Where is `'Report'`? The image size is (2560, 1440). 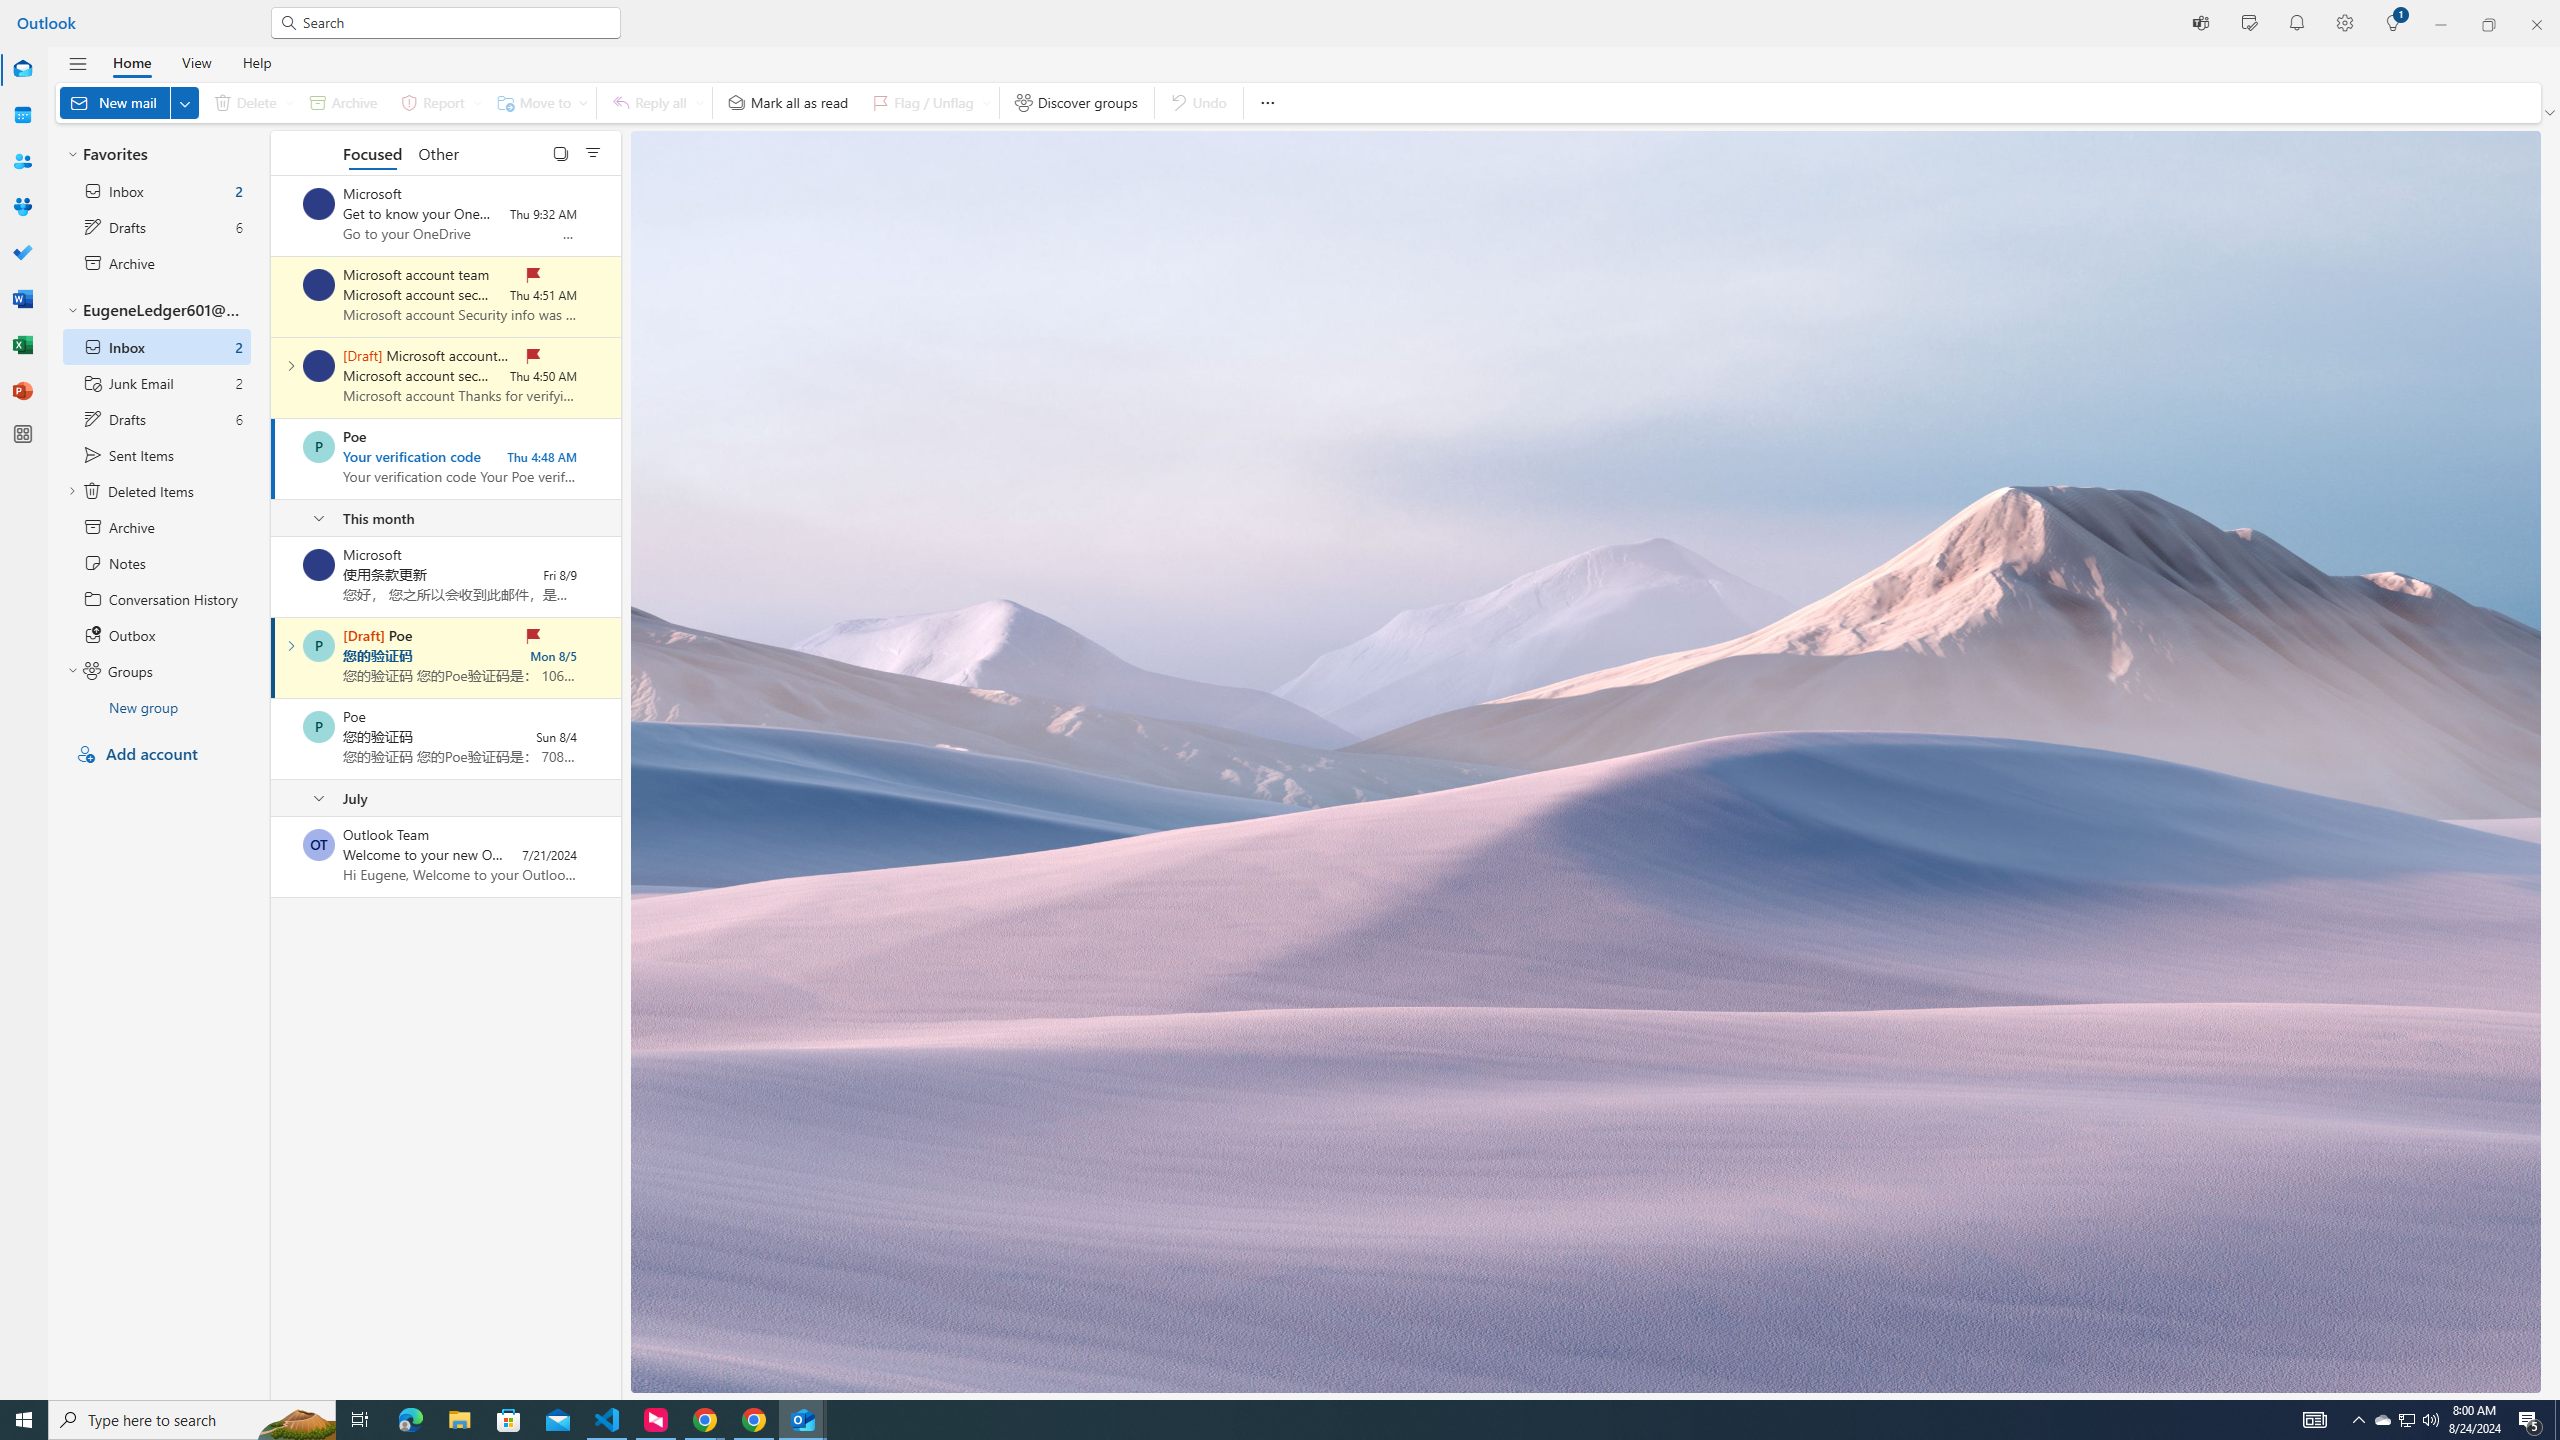
'Report' is located at coordinates (436, 102).